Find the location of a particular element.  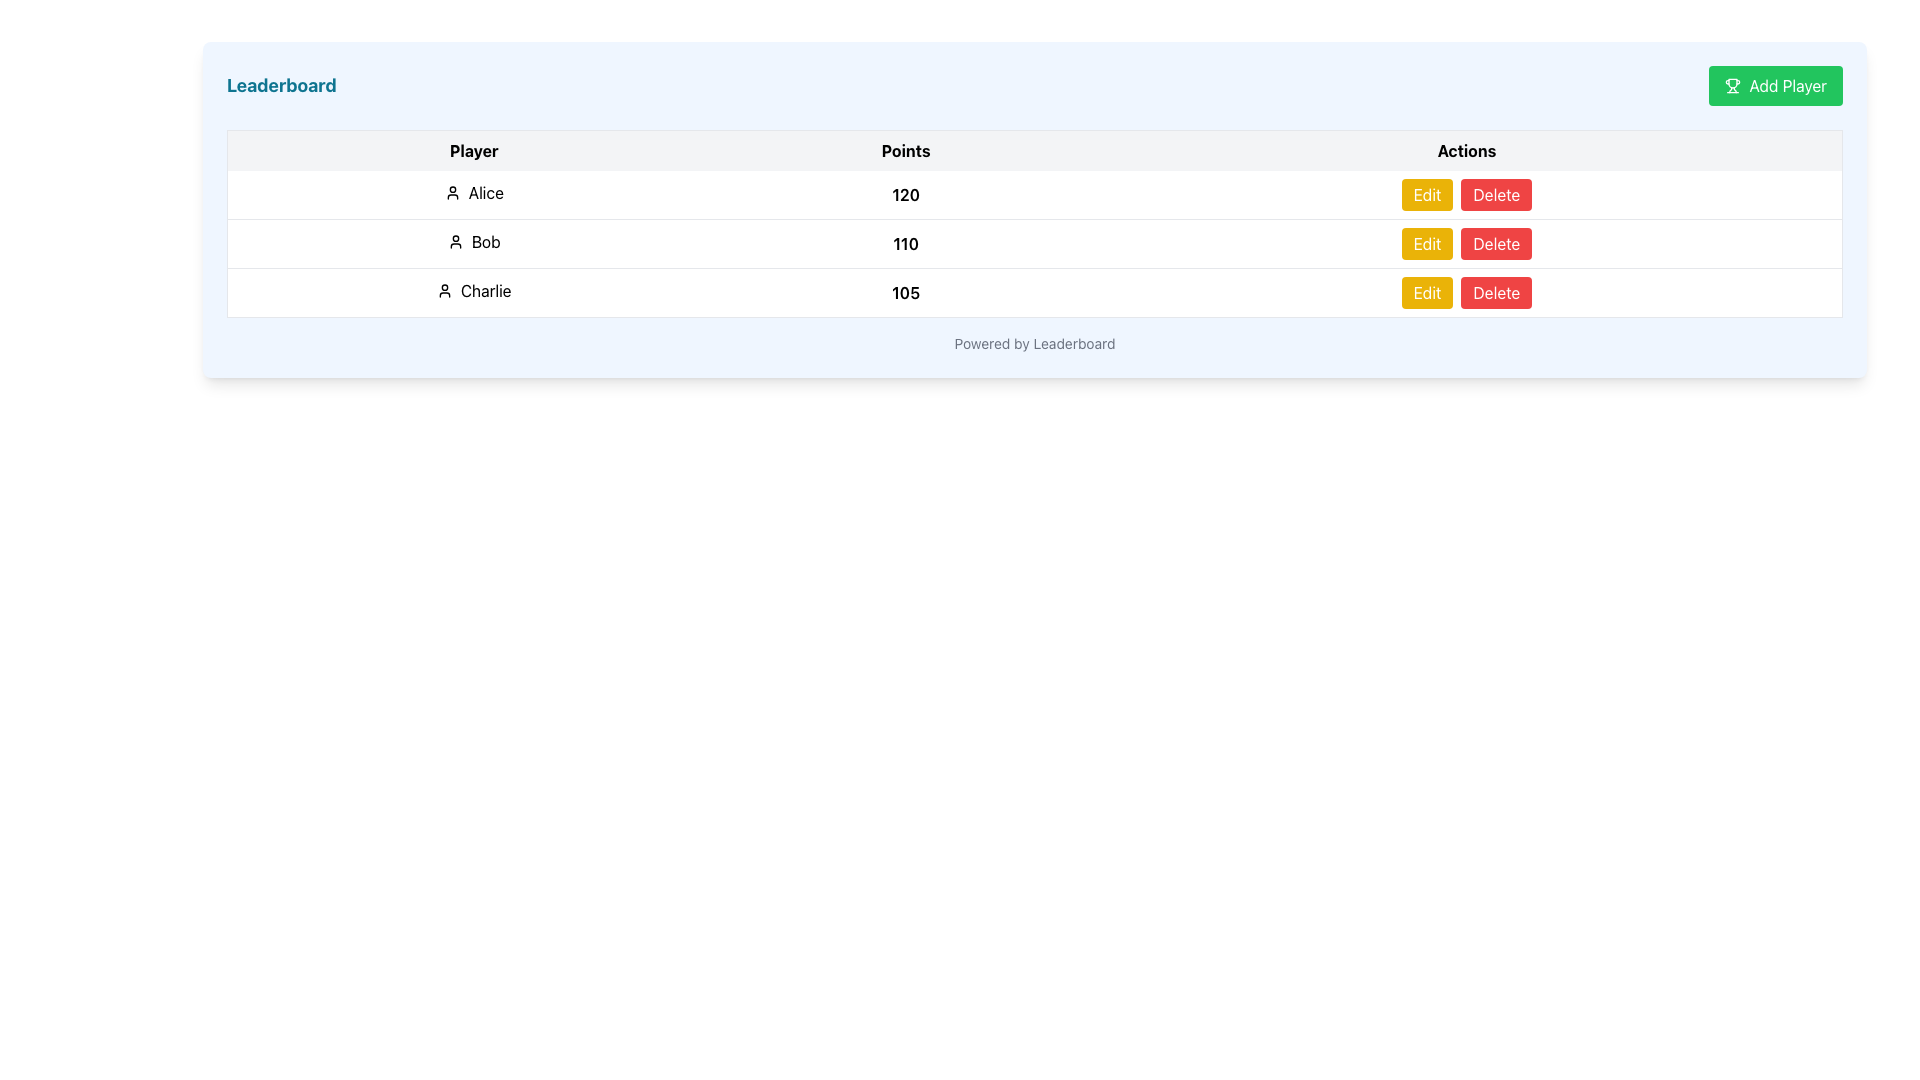

the numeric text field displaying '120' in bold font, located in the 'Points' column of the first row corresponding to user 'Alice' is located at coordinates (905, 195).